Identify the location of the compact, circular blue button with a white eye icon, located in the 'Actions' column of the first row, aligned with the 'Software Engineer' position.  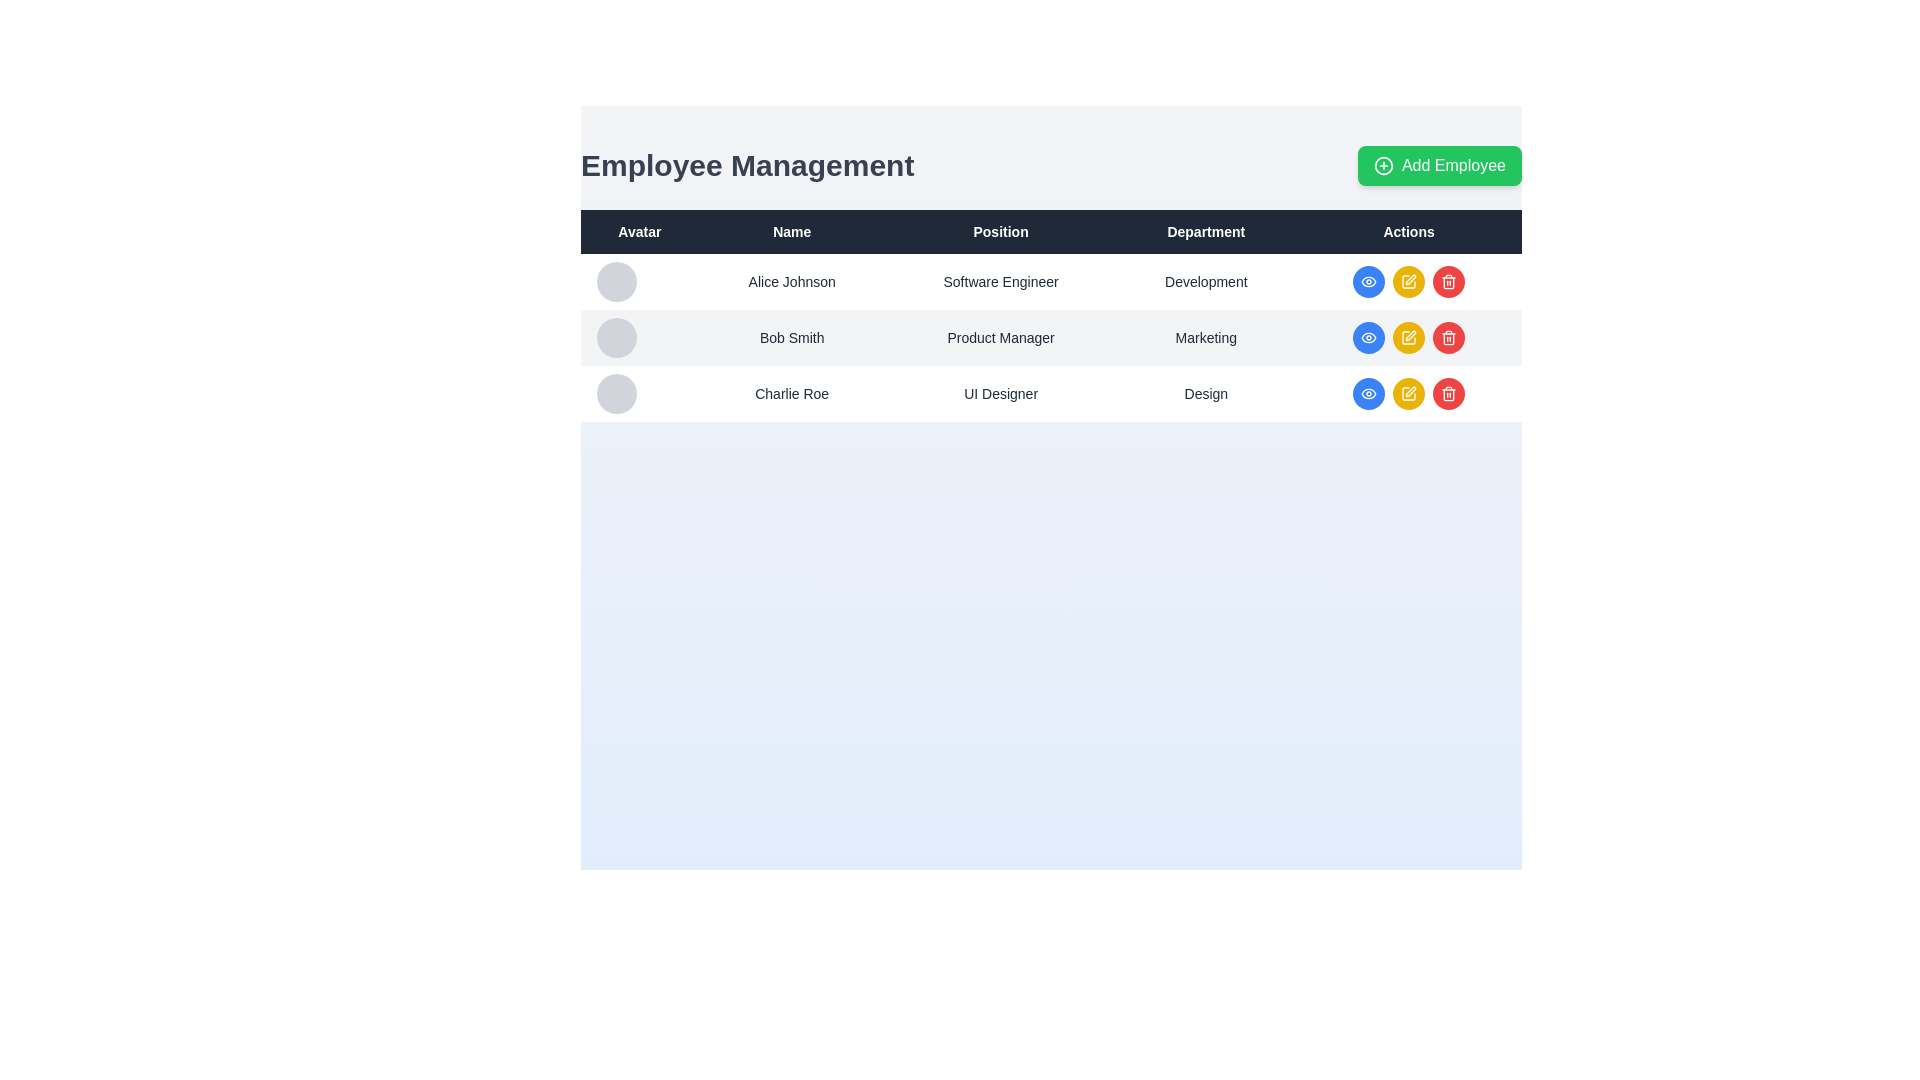
(1367, 281).